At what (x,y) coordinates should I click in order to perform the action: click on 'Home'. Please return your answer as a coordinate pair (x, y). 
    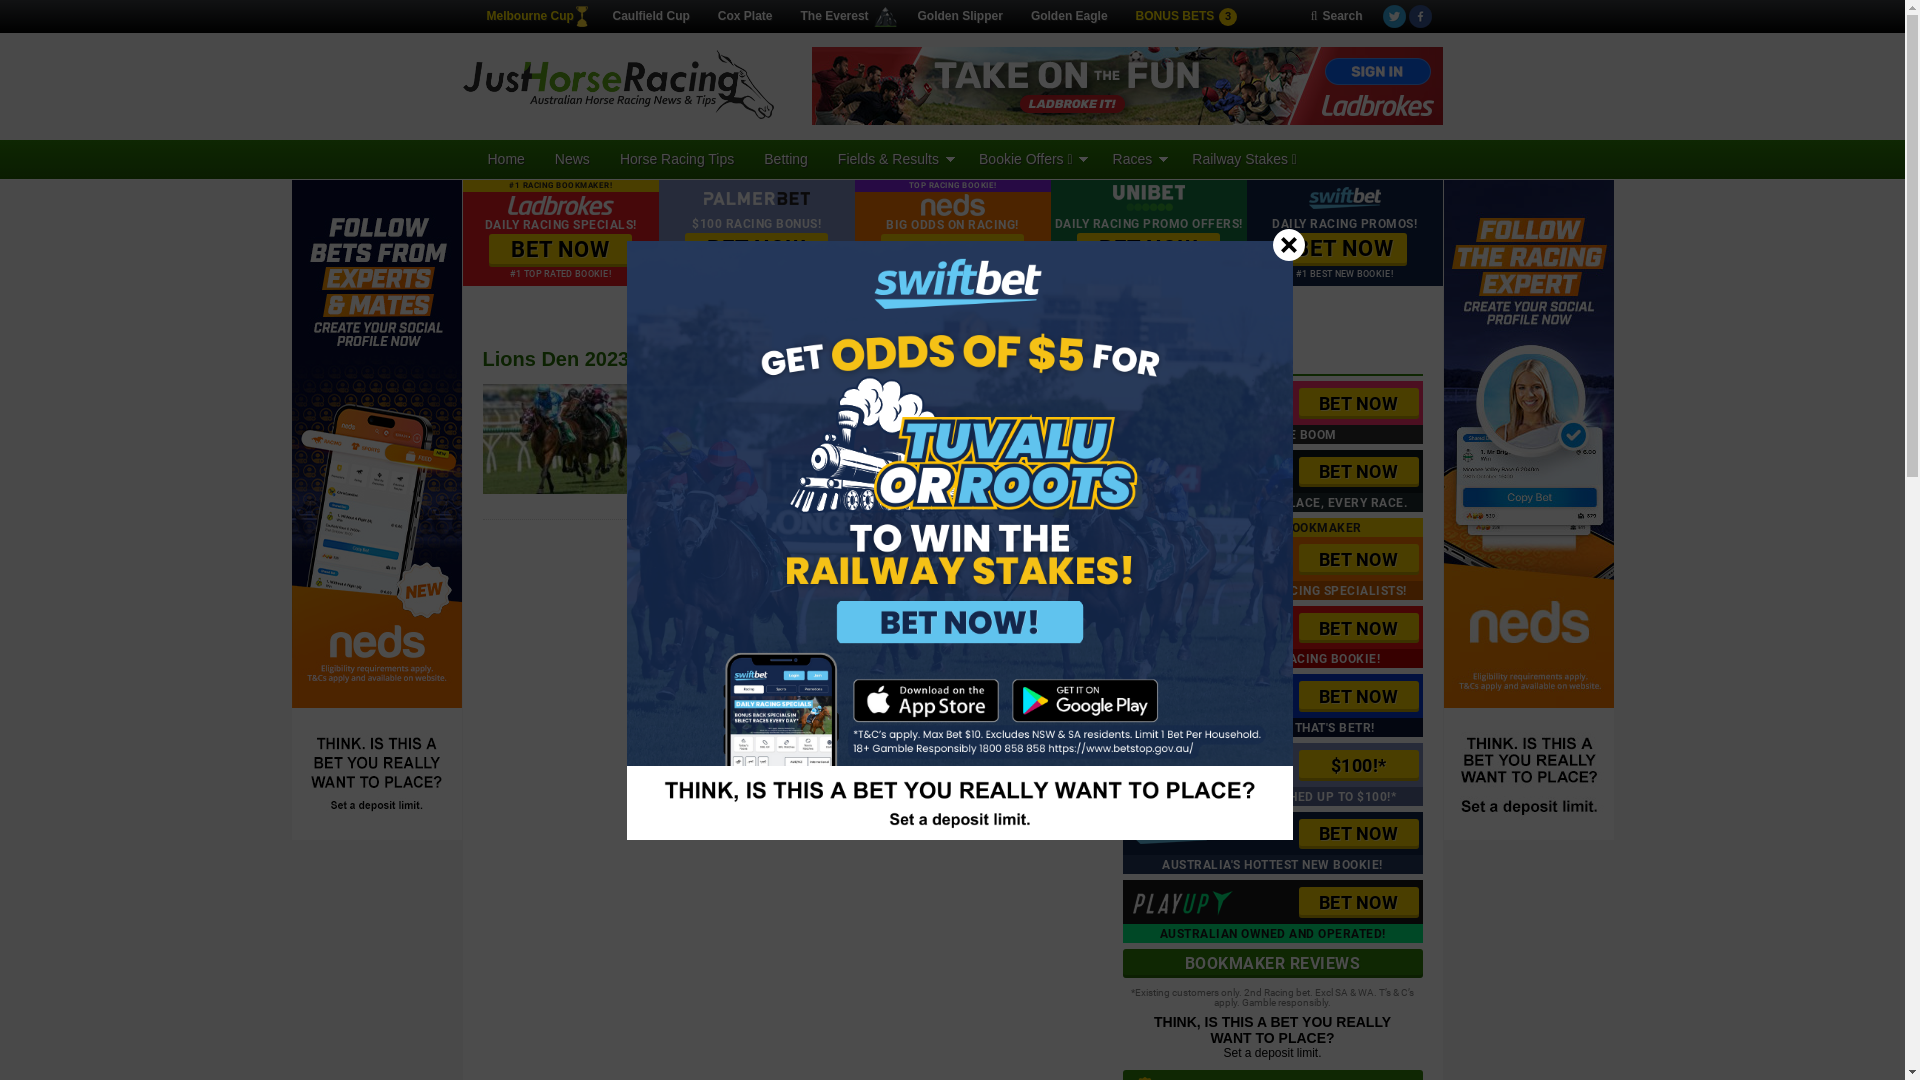
    Looking at the image, I should click on (505, 157).